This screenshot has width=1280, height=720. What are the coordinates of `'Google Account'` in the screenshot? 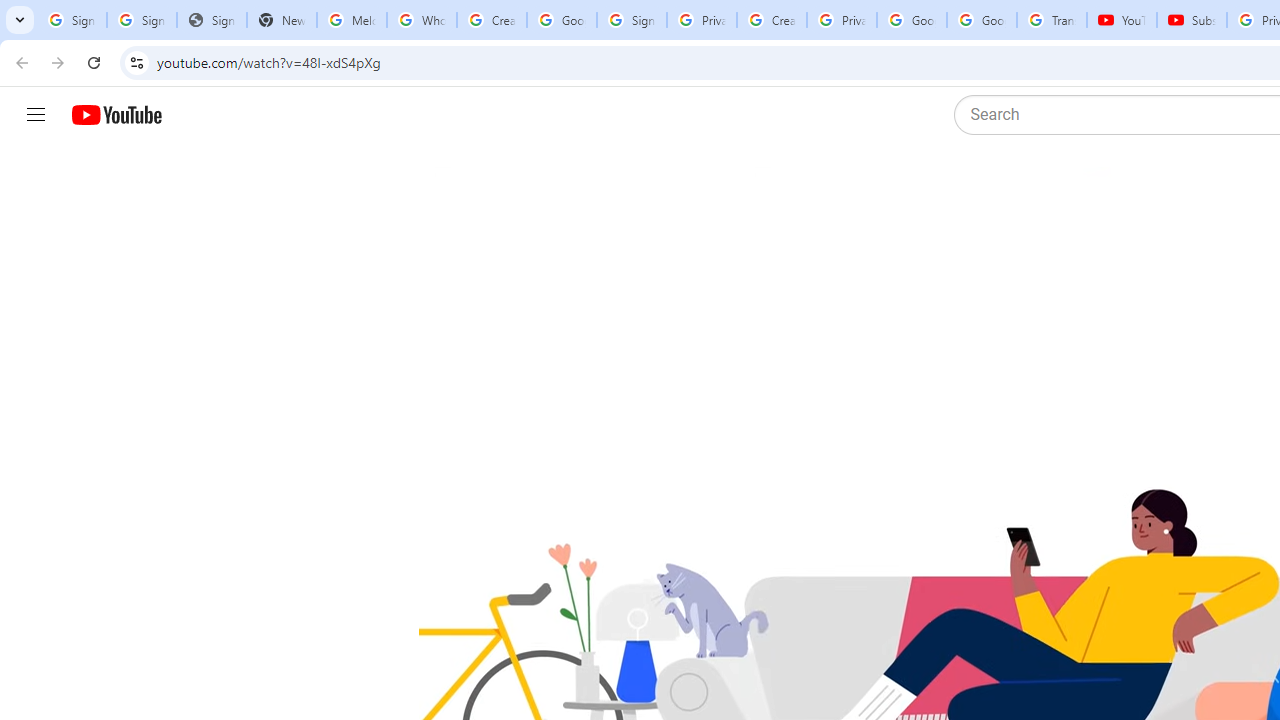 It's located at (982, 20).